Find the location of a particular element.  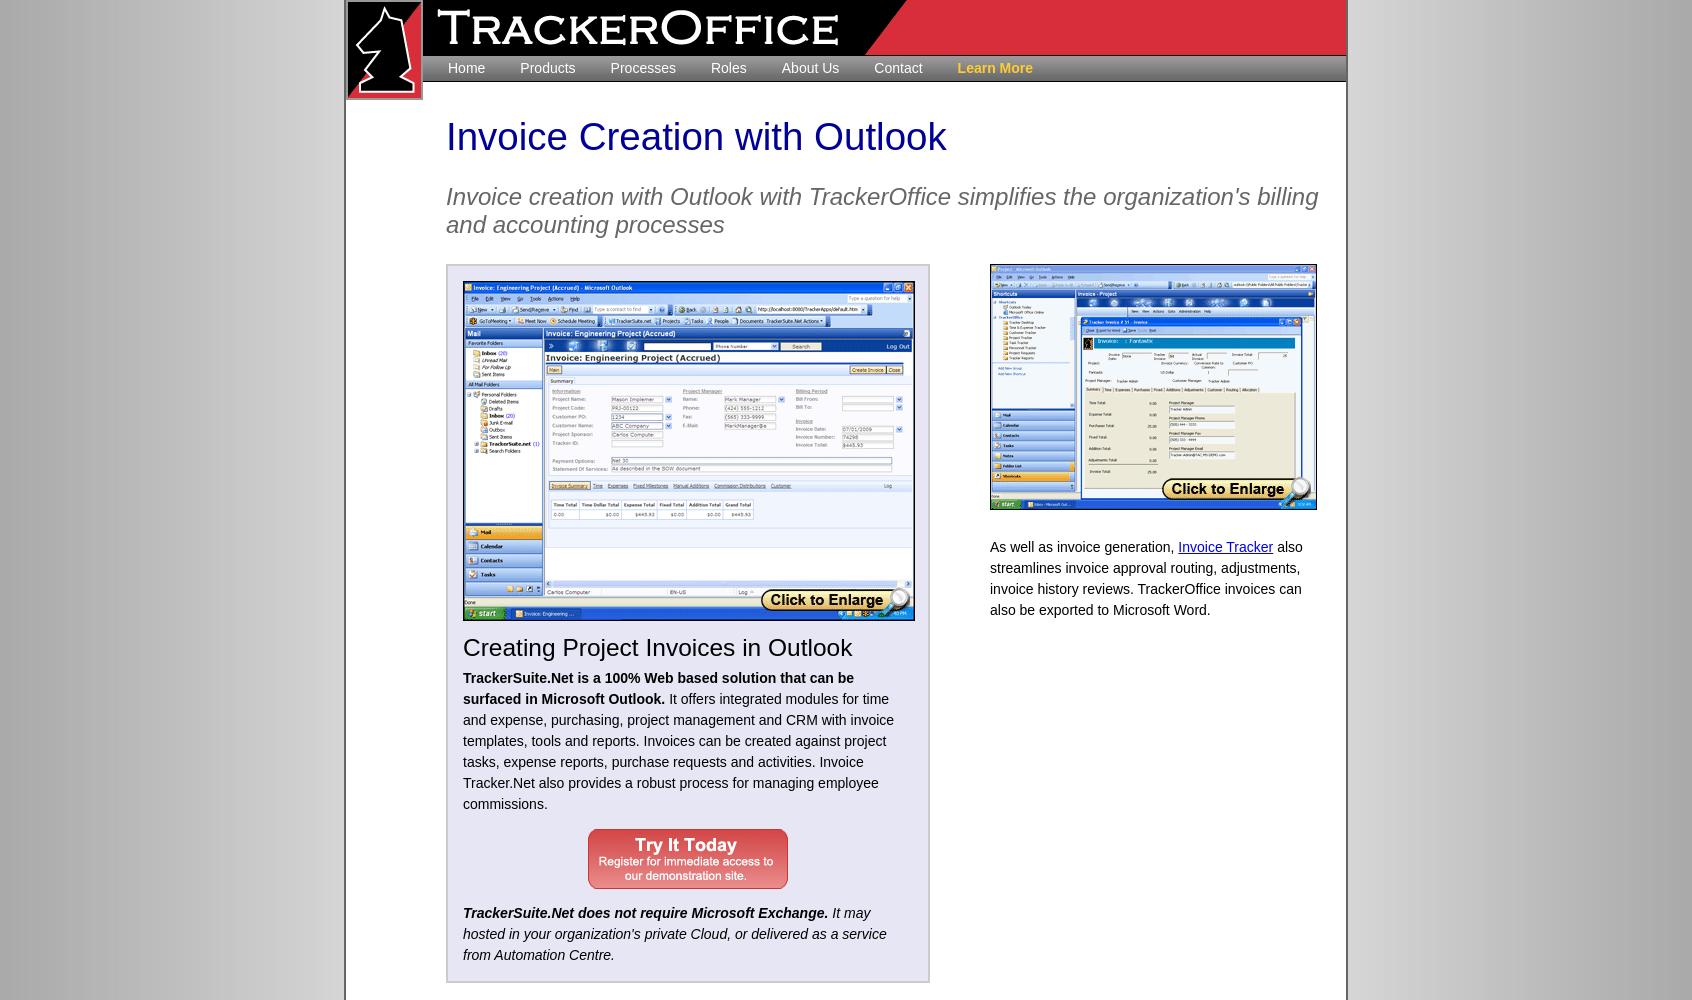

'Invoice creation with Outlook with TrackerOffice simplifies the organization's billing and accounting processes' is located at coordinates (881, 209).